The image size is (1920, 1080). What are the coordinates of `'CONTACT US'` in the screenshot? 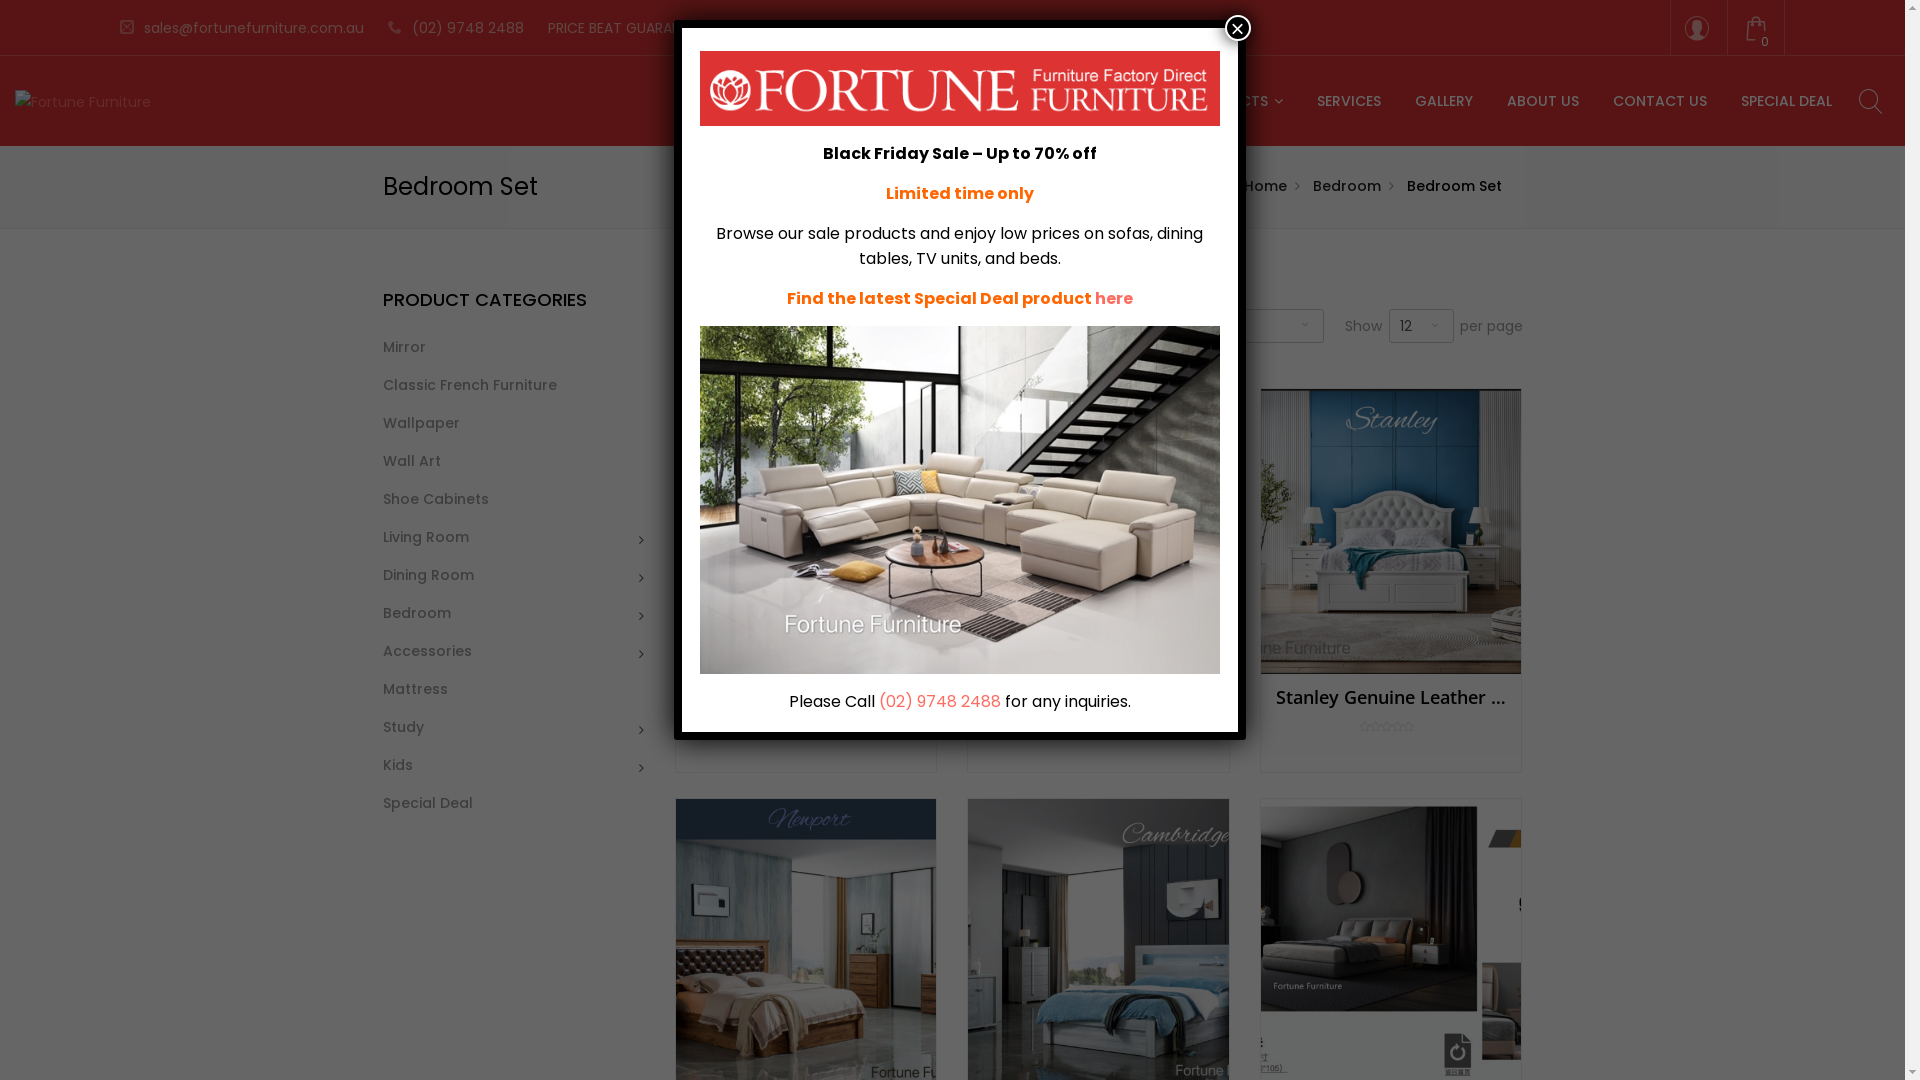 It's located at (1660, 100).